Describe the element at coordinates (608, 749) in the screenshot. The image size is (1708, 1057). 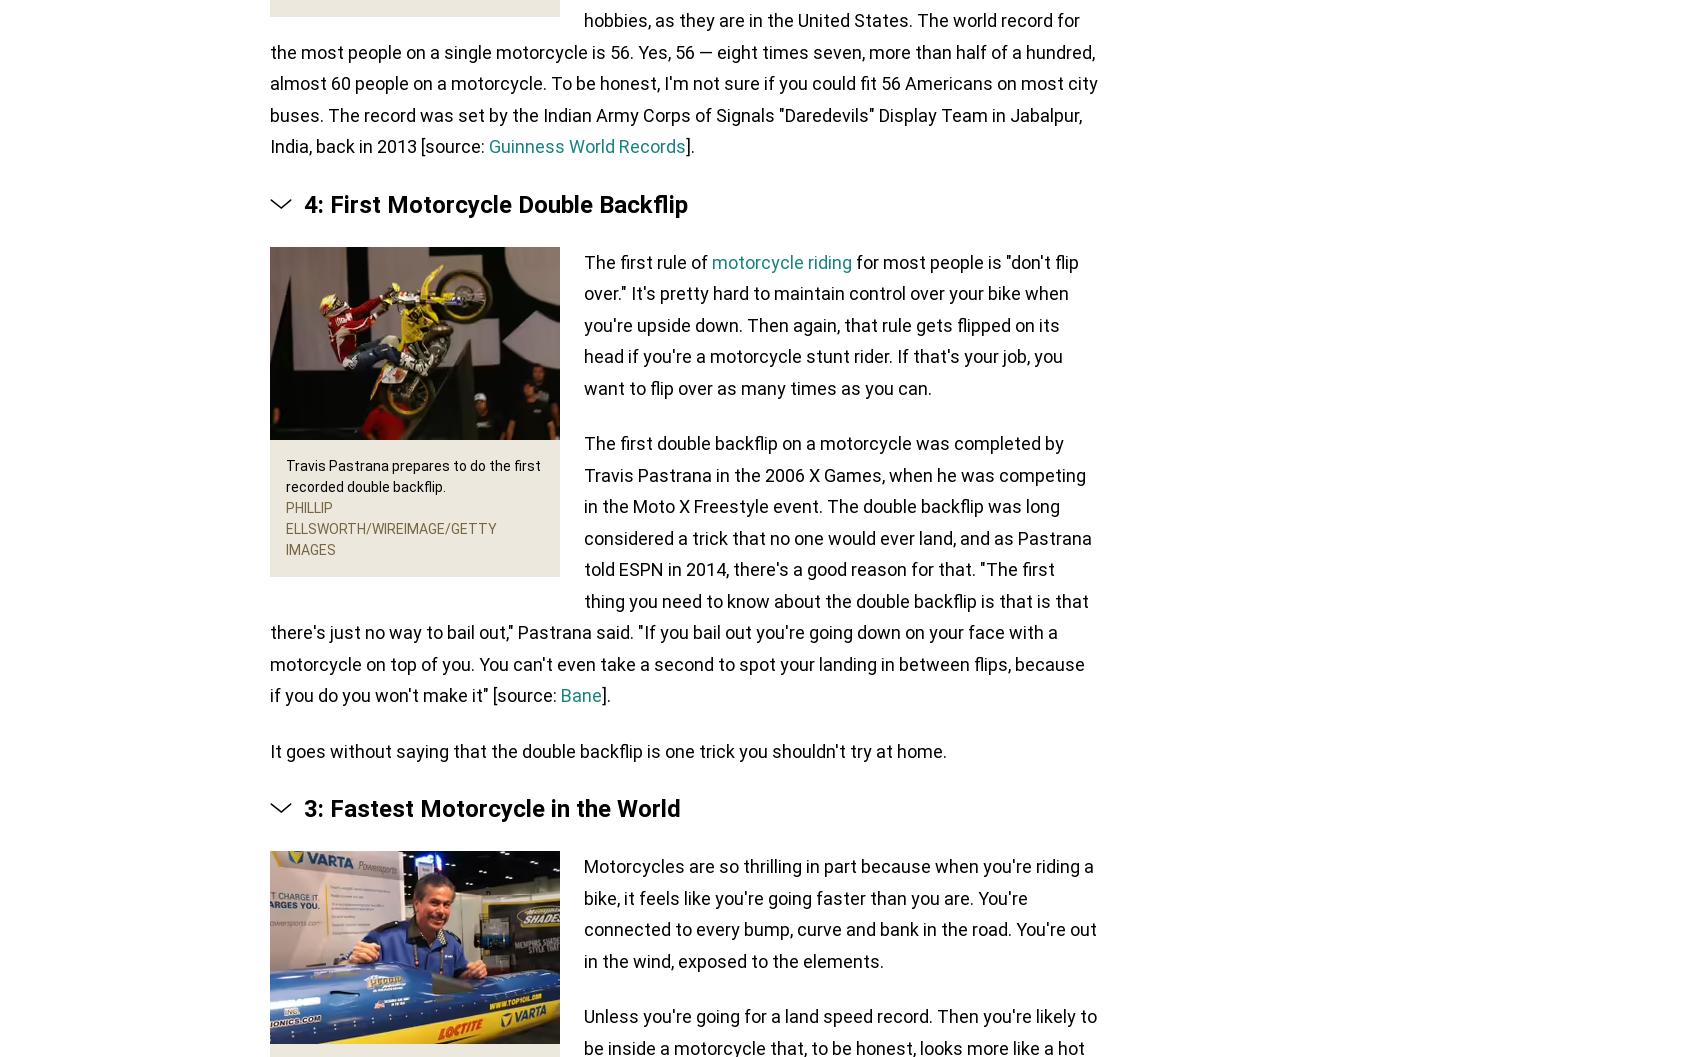
I see `'It goes without saying that the double backflip is one trick you shouldn't try at home.'` at that location.